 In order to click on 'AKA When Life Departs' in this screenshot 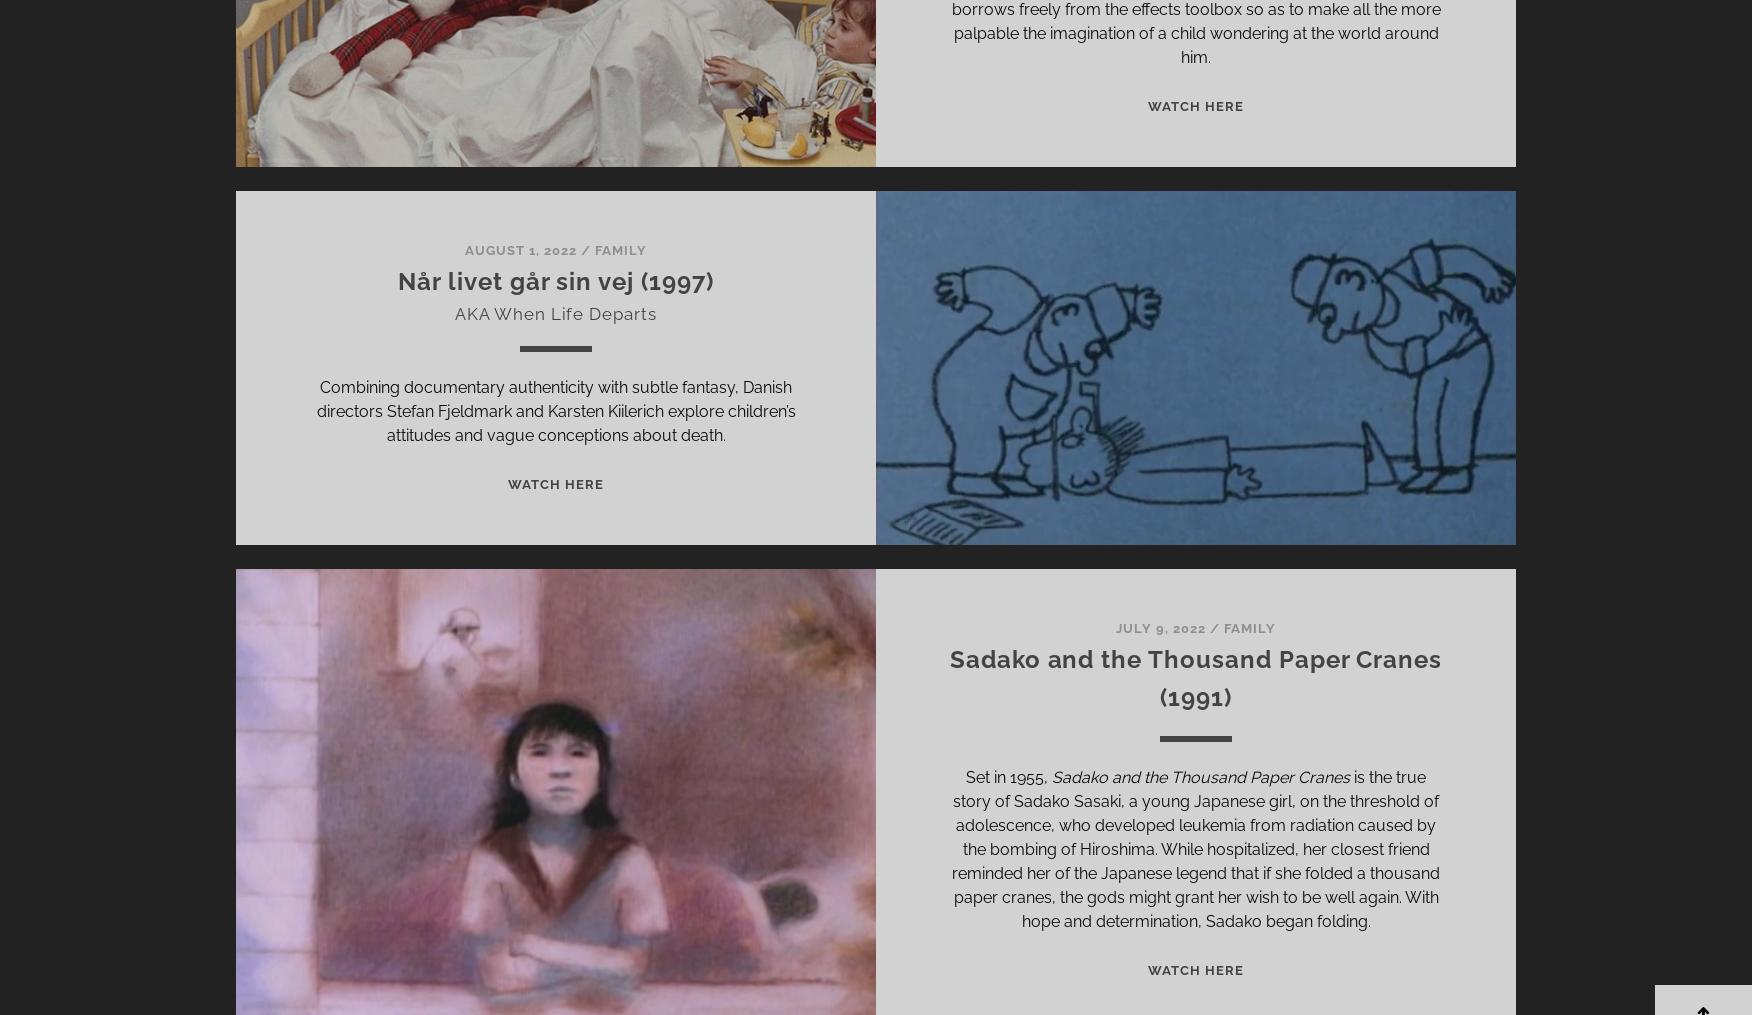, I will do `click(554, 313)`.